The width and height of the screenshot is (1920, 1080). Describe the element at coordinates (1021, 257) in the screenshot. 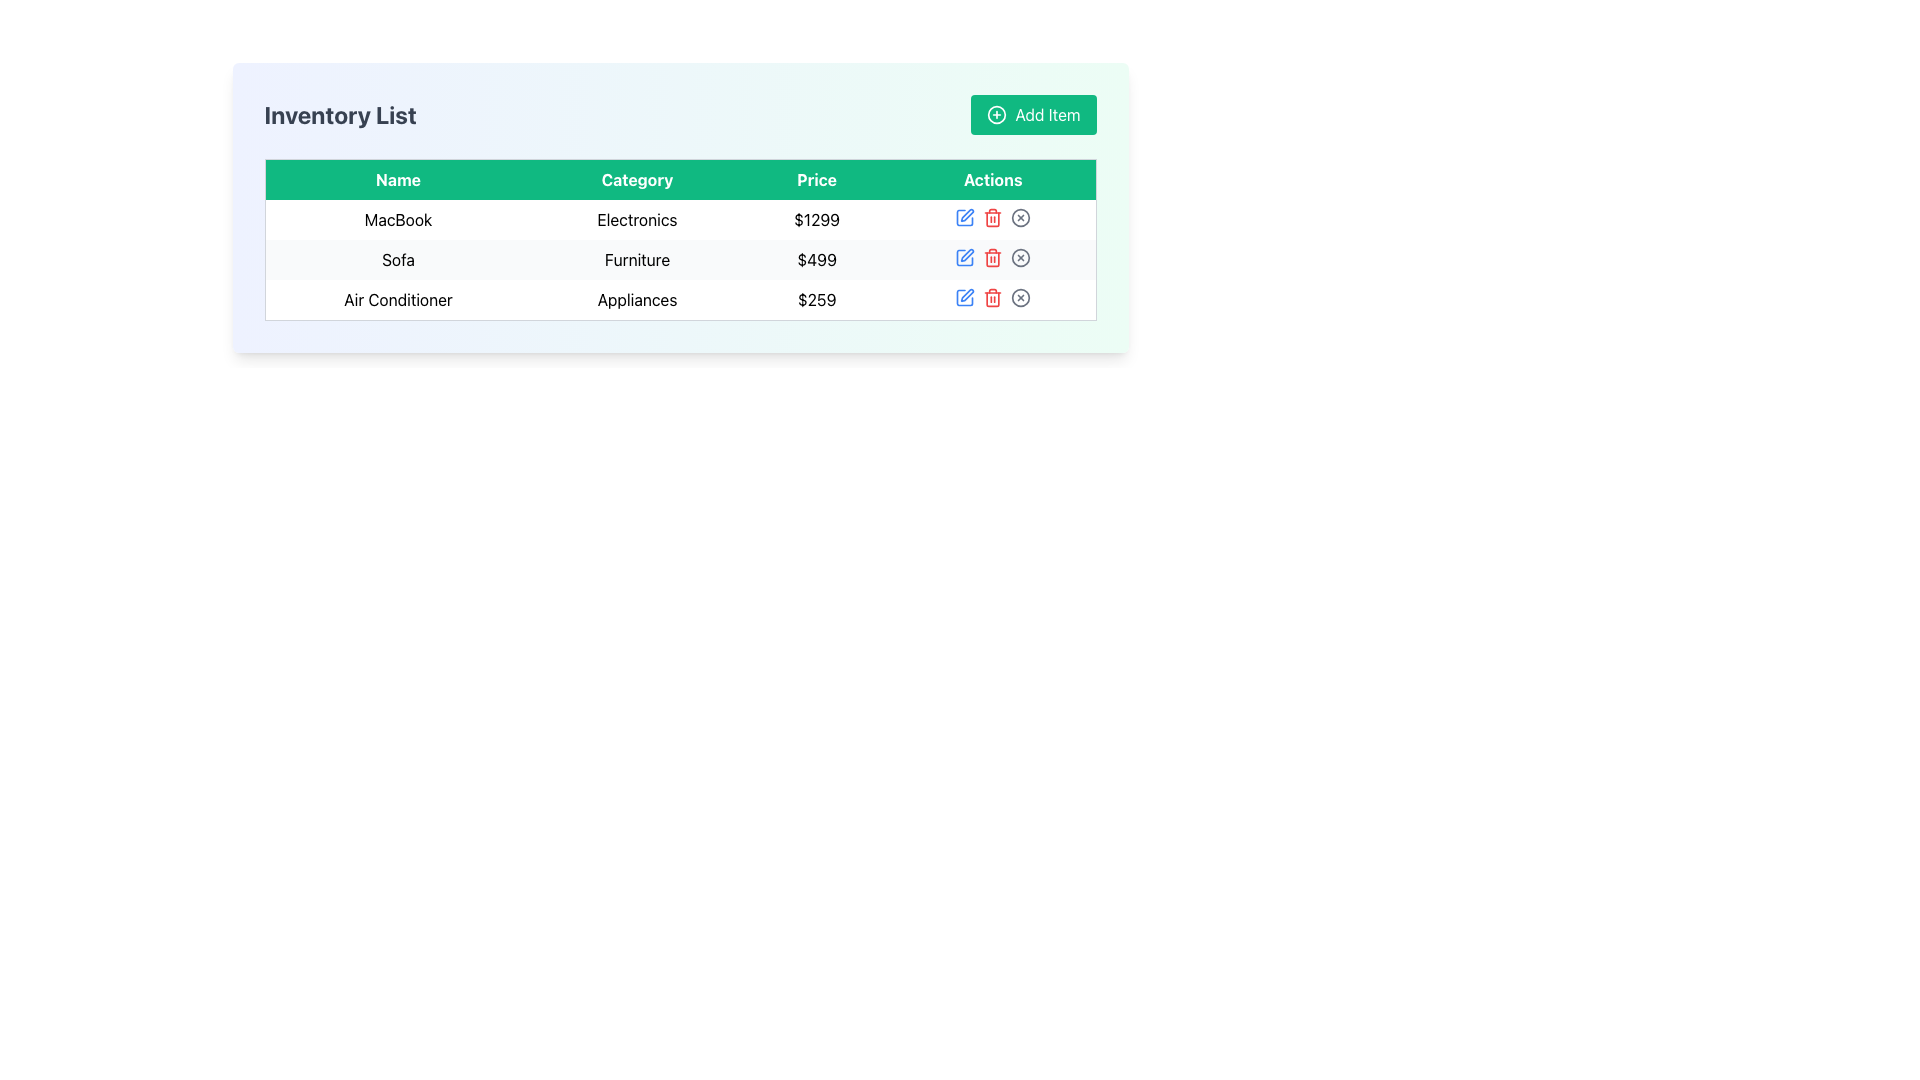

I see `the circular icon element with a thin border that represents actions related to the 'Sofa' row in the table` at that location.